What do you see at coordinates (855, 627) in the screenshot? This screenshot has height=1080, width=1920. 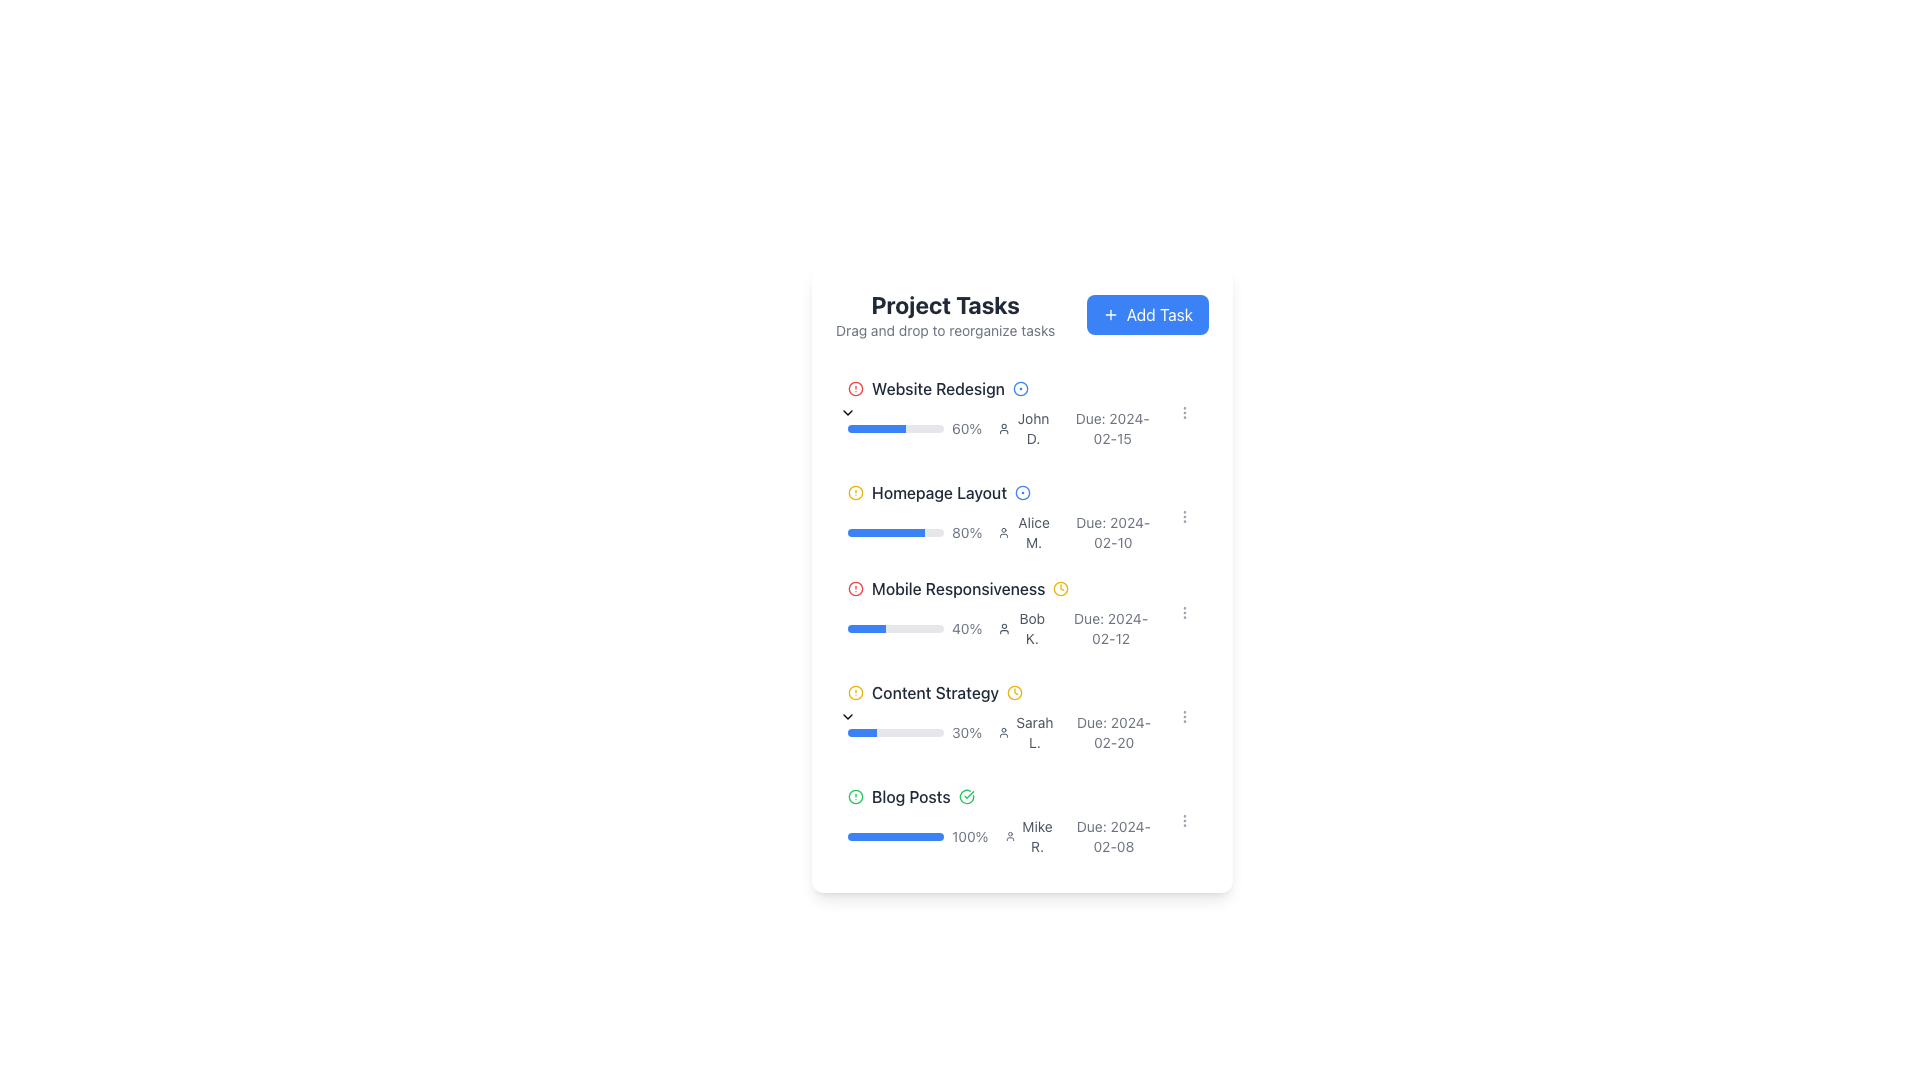 I see `progress` at bounding box center [855, 627].